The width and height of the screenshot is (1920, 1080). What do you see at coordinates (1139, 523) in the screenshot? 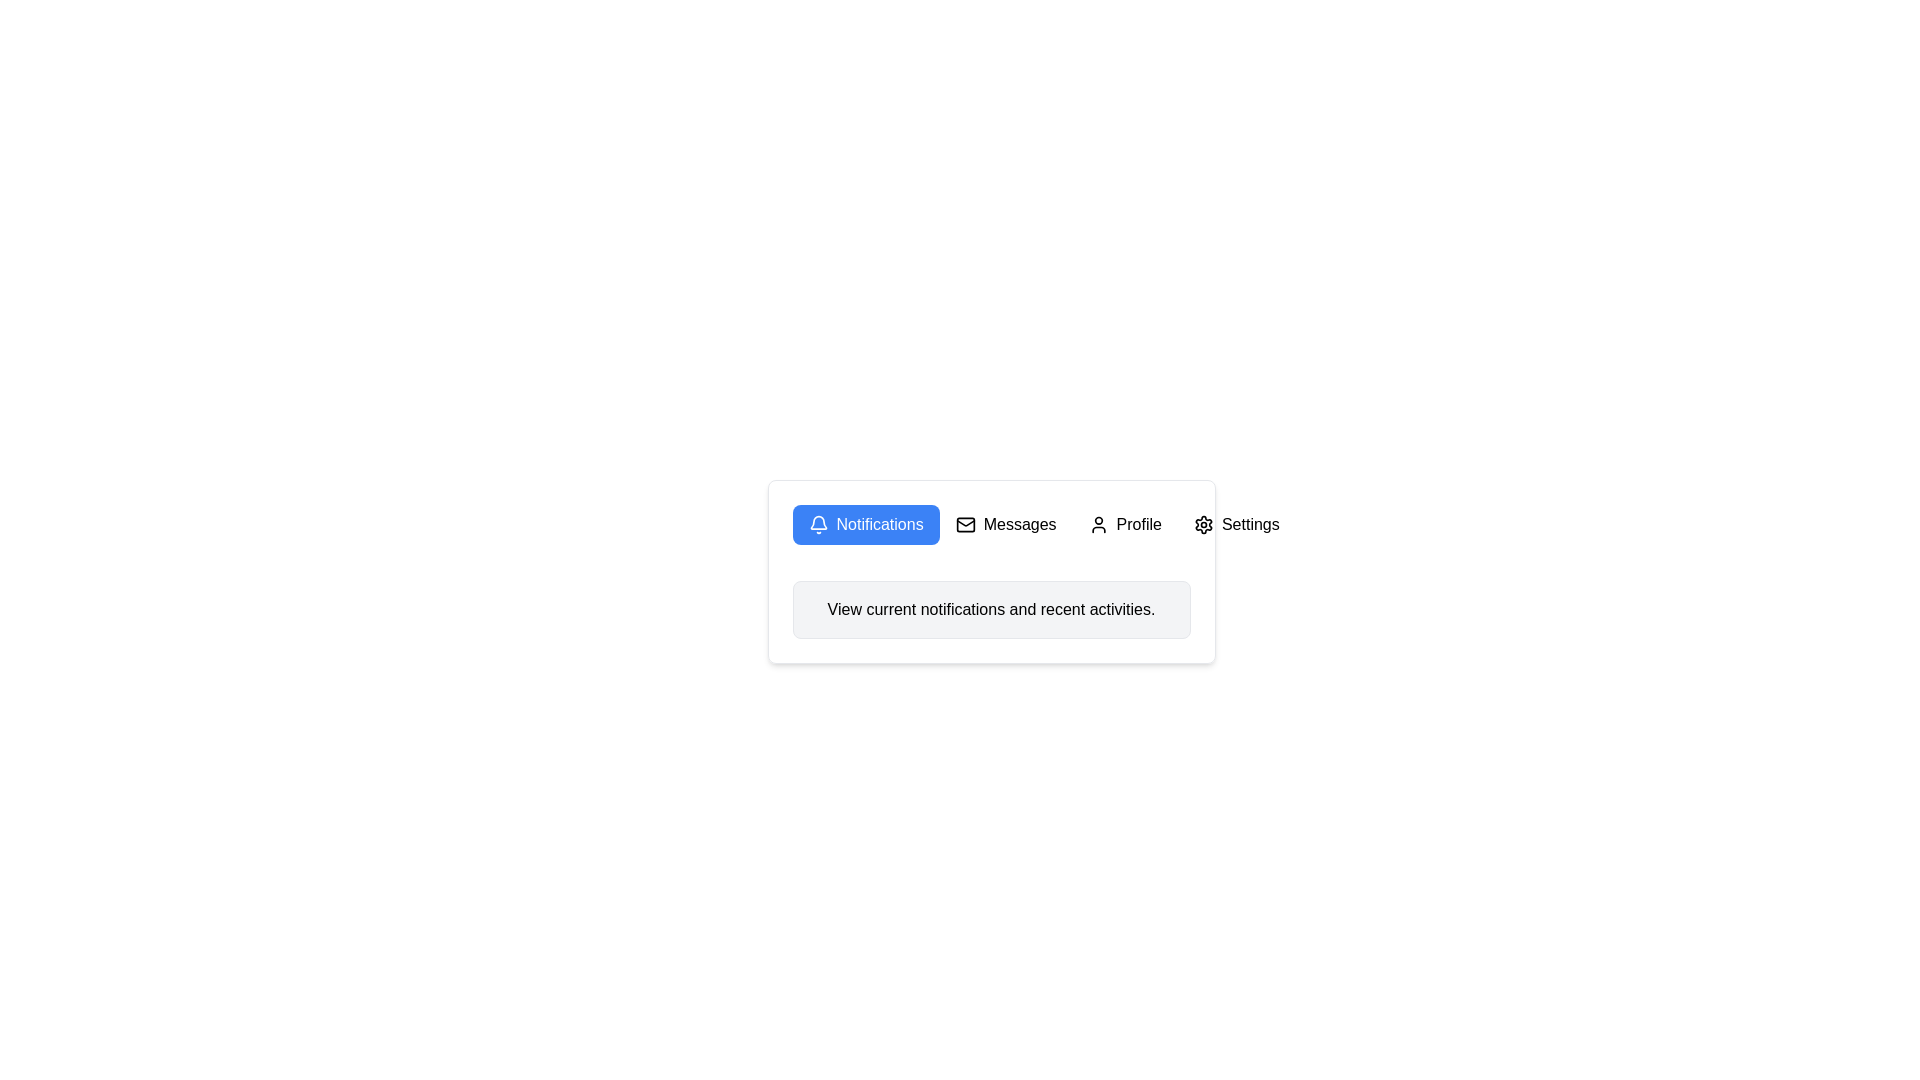
I see `the 'Profile' text label located in the top-right section of the interface` at bounding box center [1139, 523].